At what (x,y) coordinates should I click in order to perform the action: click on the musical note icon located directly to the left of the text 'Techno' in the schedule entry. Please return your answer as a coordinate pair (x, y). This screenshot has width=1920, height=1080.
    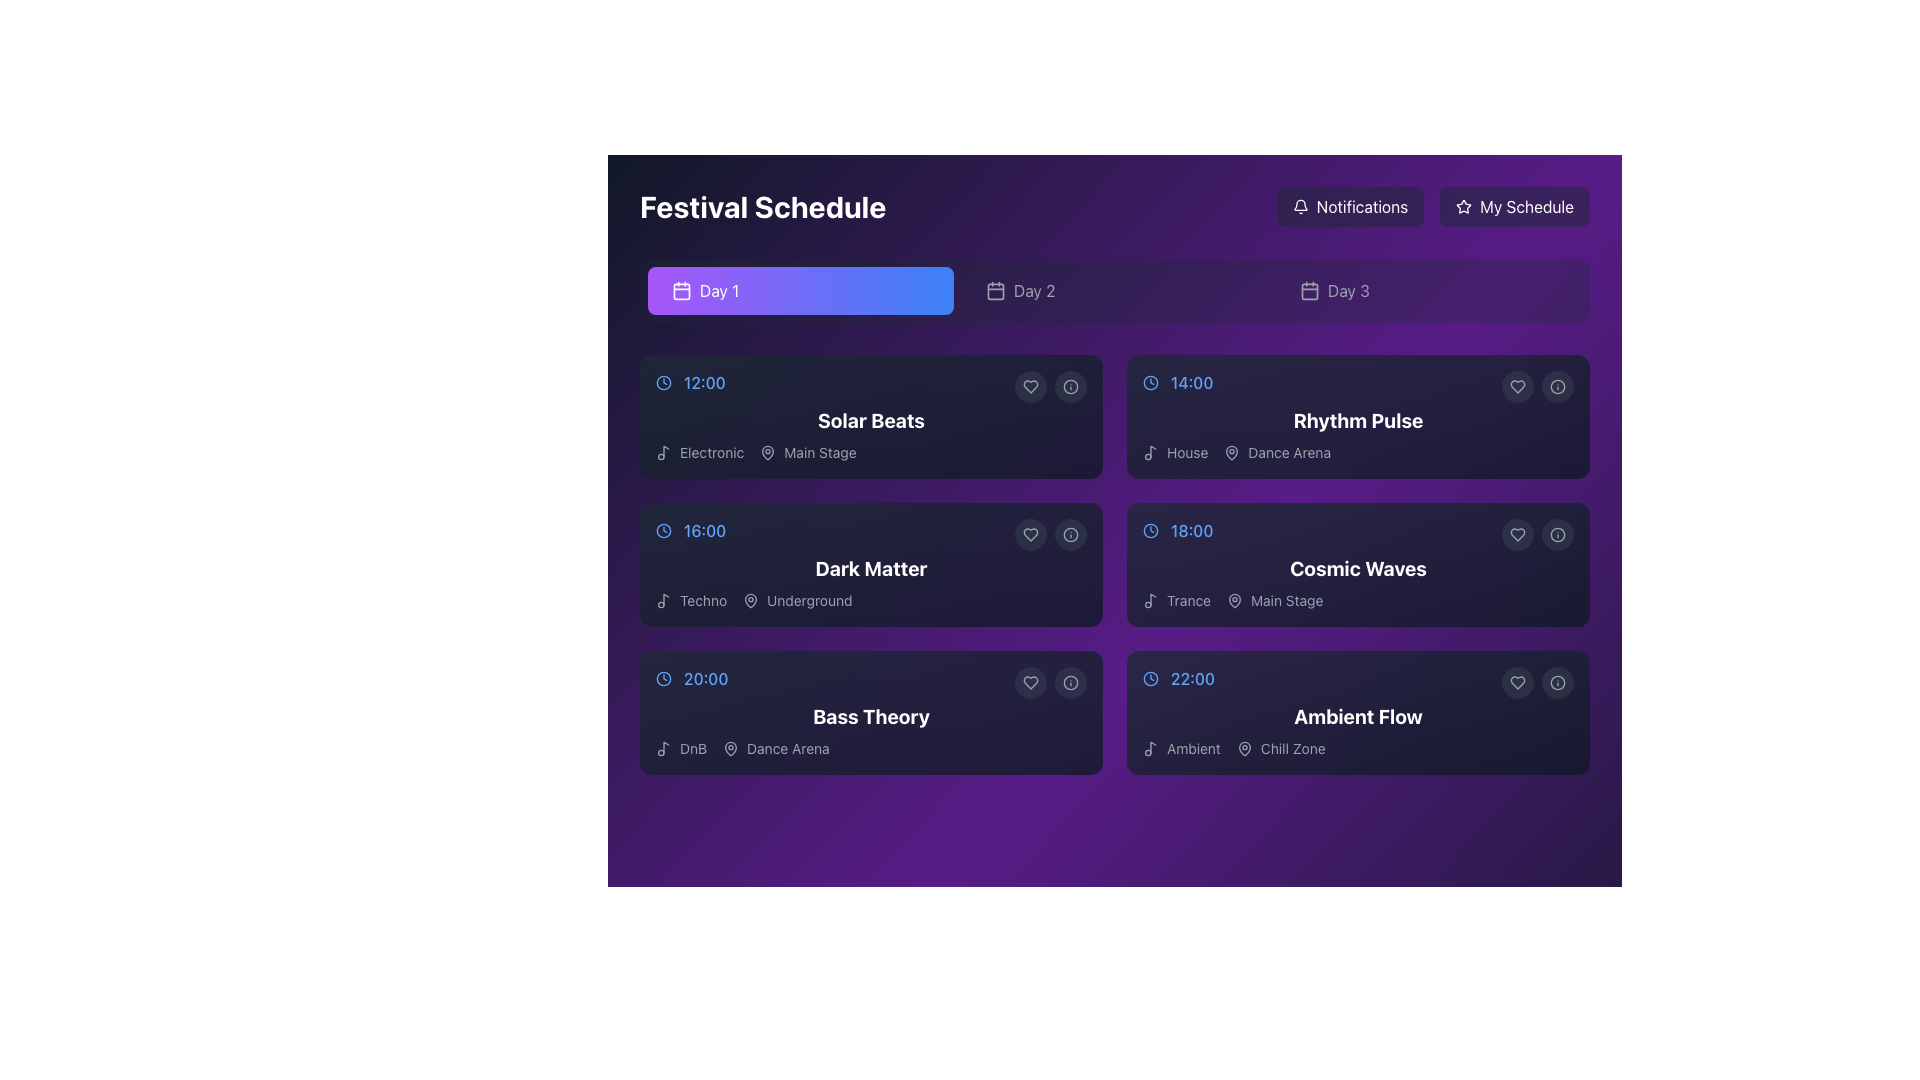
    Looking at the image, I should click on (663, 600).